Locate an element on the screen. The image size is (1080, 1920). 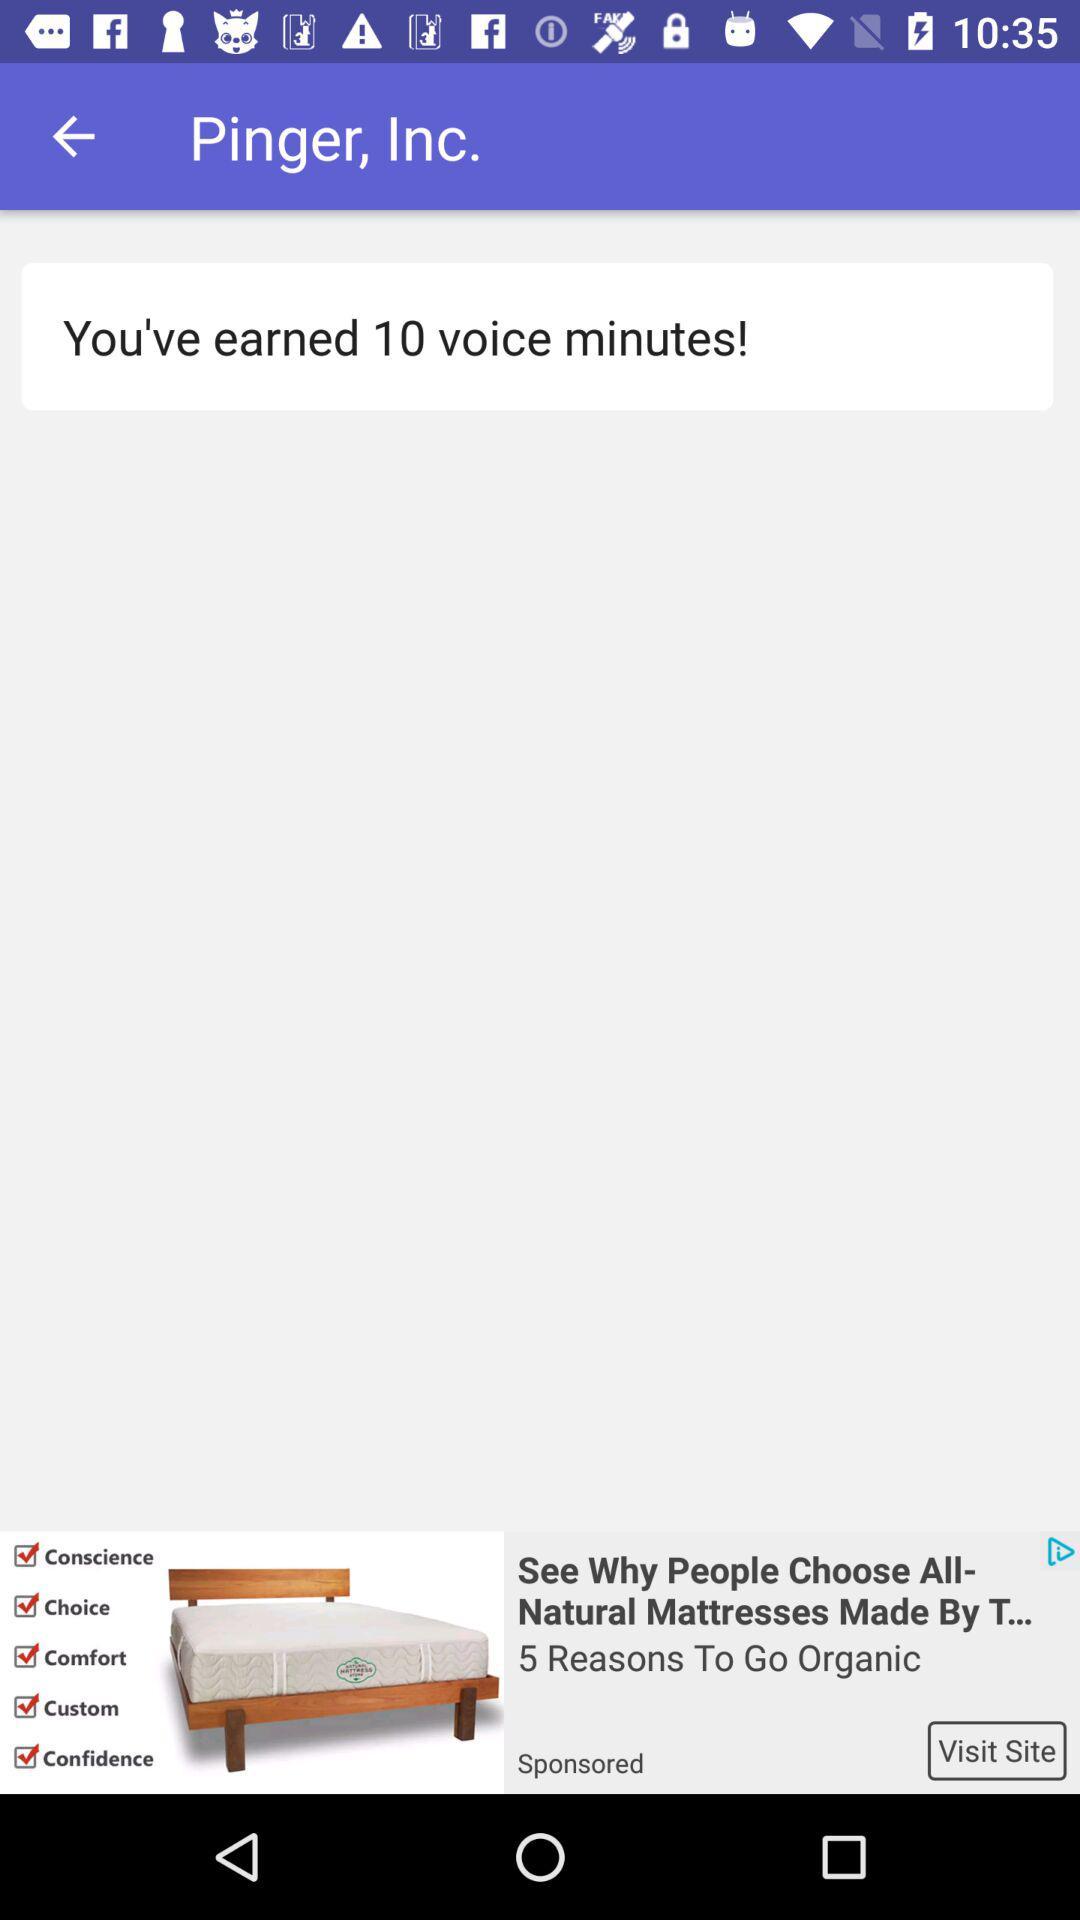
the icon above the you ve earned icon is located at coordinates (72, 135).